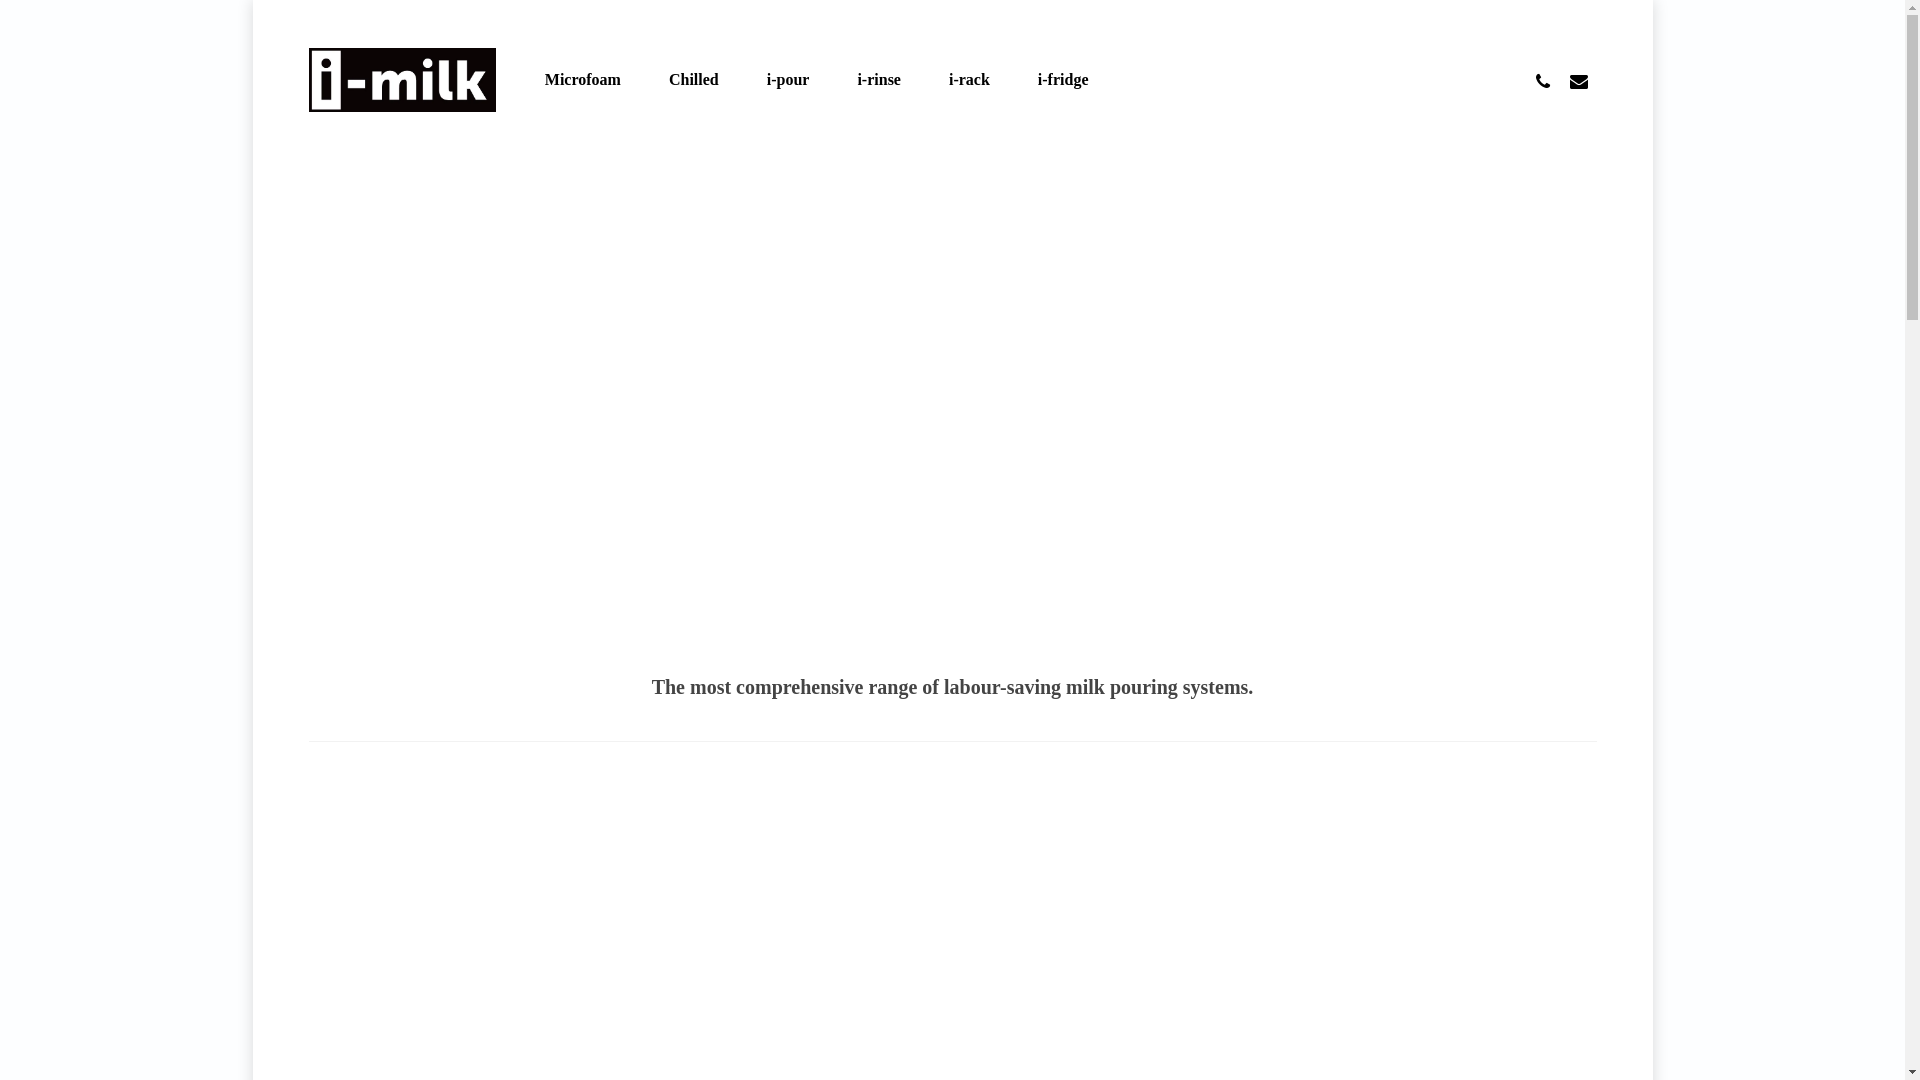 This screenshot has height=1080, width=1920. What do you see at coordinates (581, 79) in the screenshot?
I see `'Microfoam'` at bounding box center [581, 79].